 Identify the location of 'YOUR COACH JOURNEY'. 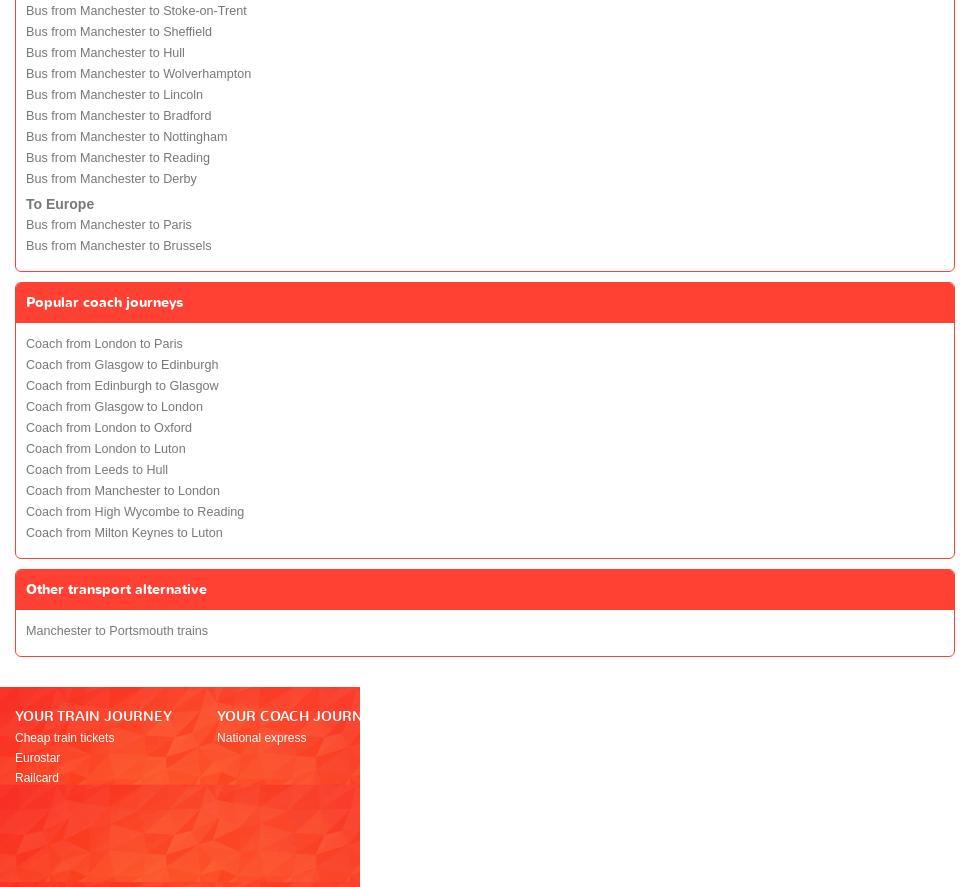
(298, 715).